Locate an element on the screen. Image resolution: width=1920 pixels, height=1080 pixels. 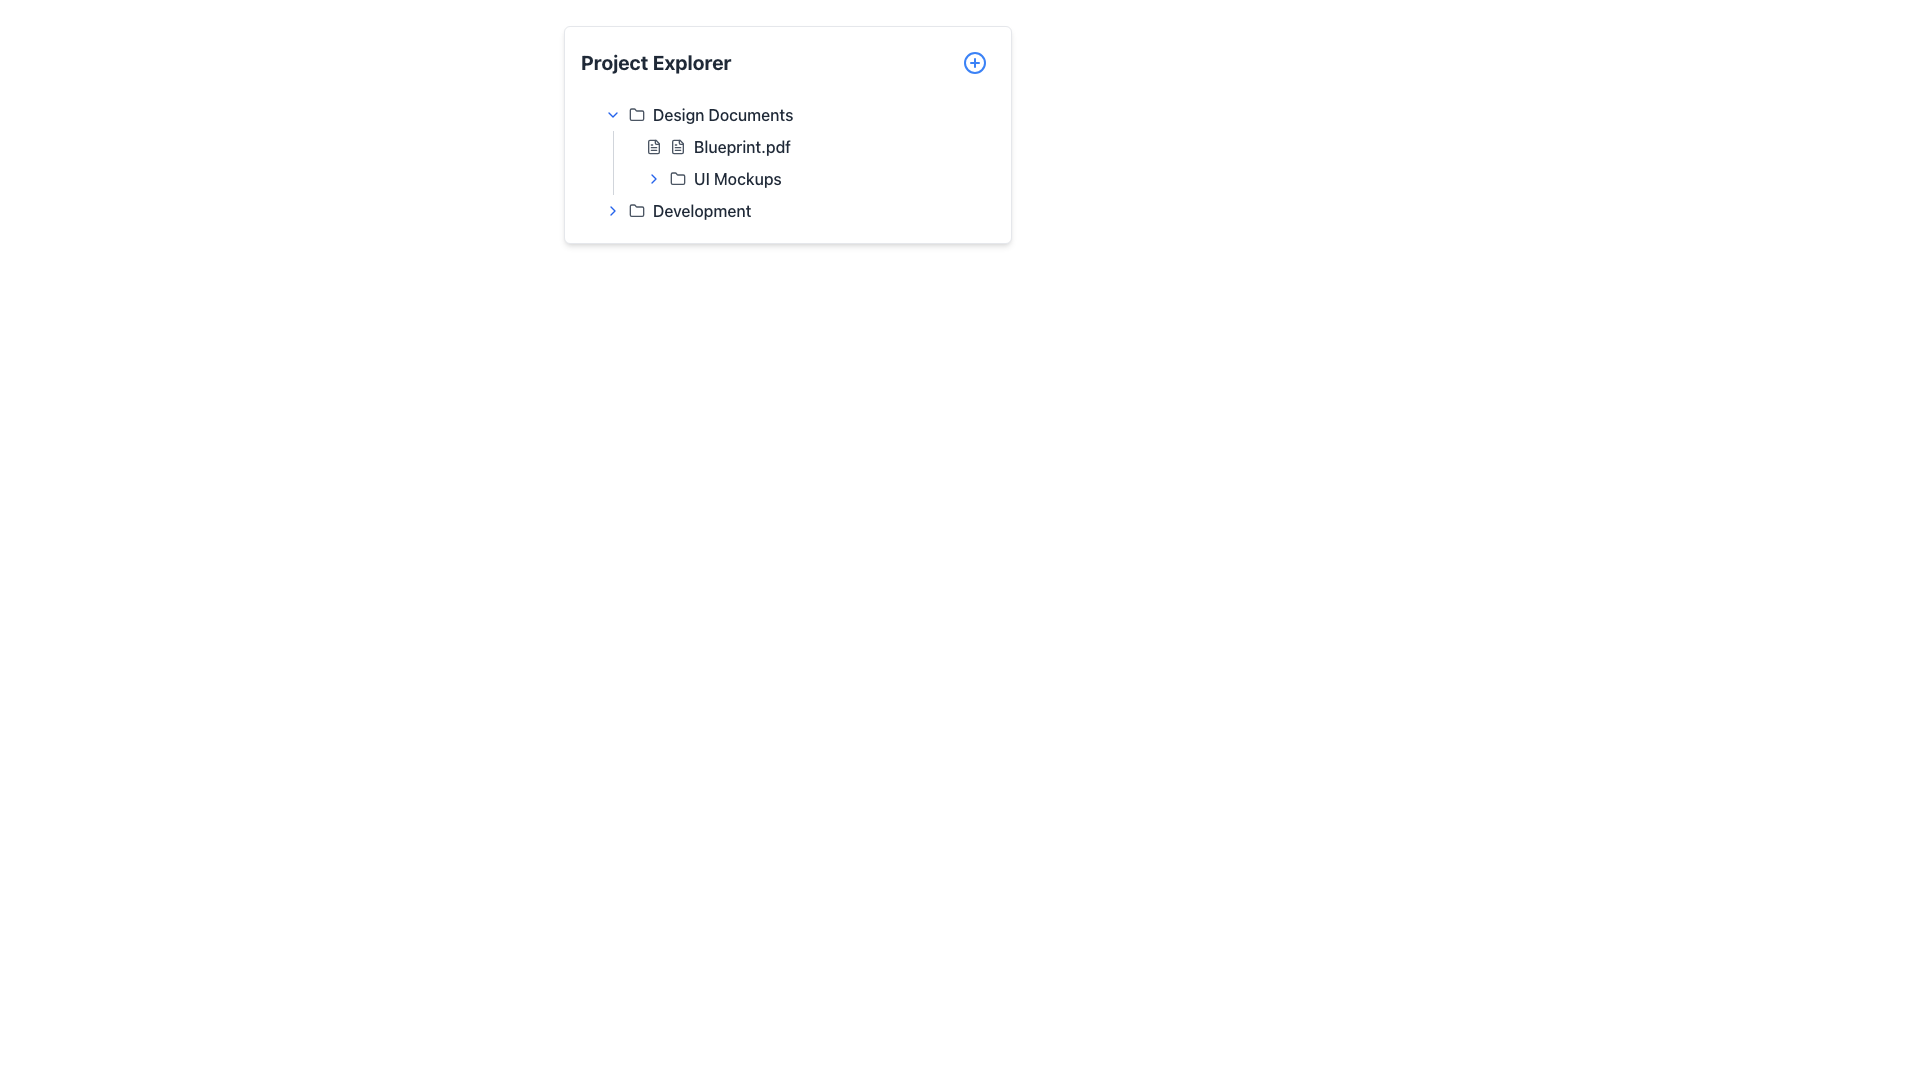
the small document file icon, which has a gray outline and is located to the left of the 'Blueprint.pdf' label in the 'Project Explorer' section is located at coordinates (653, 145).